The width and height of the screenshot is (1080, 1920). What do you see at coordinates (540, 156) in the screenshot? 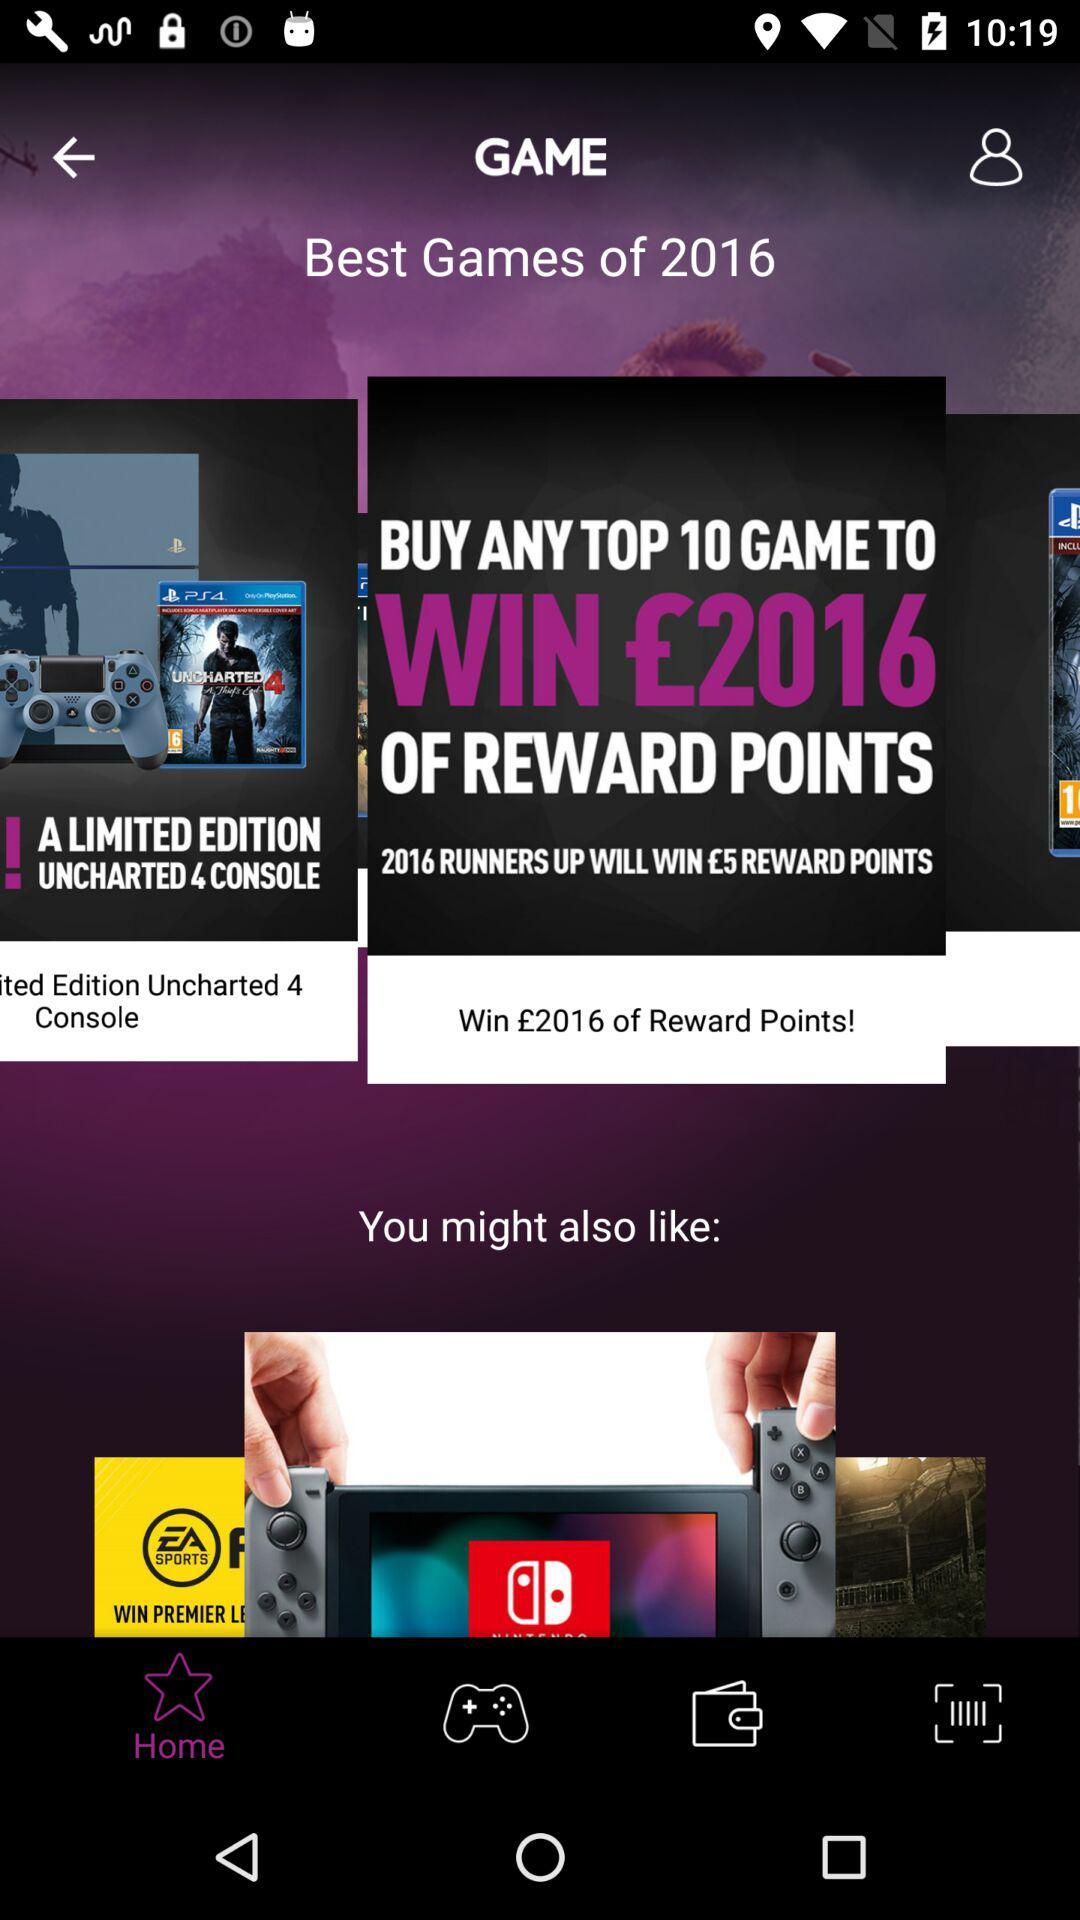
I see `the text game` at bounding box center [540, 156].